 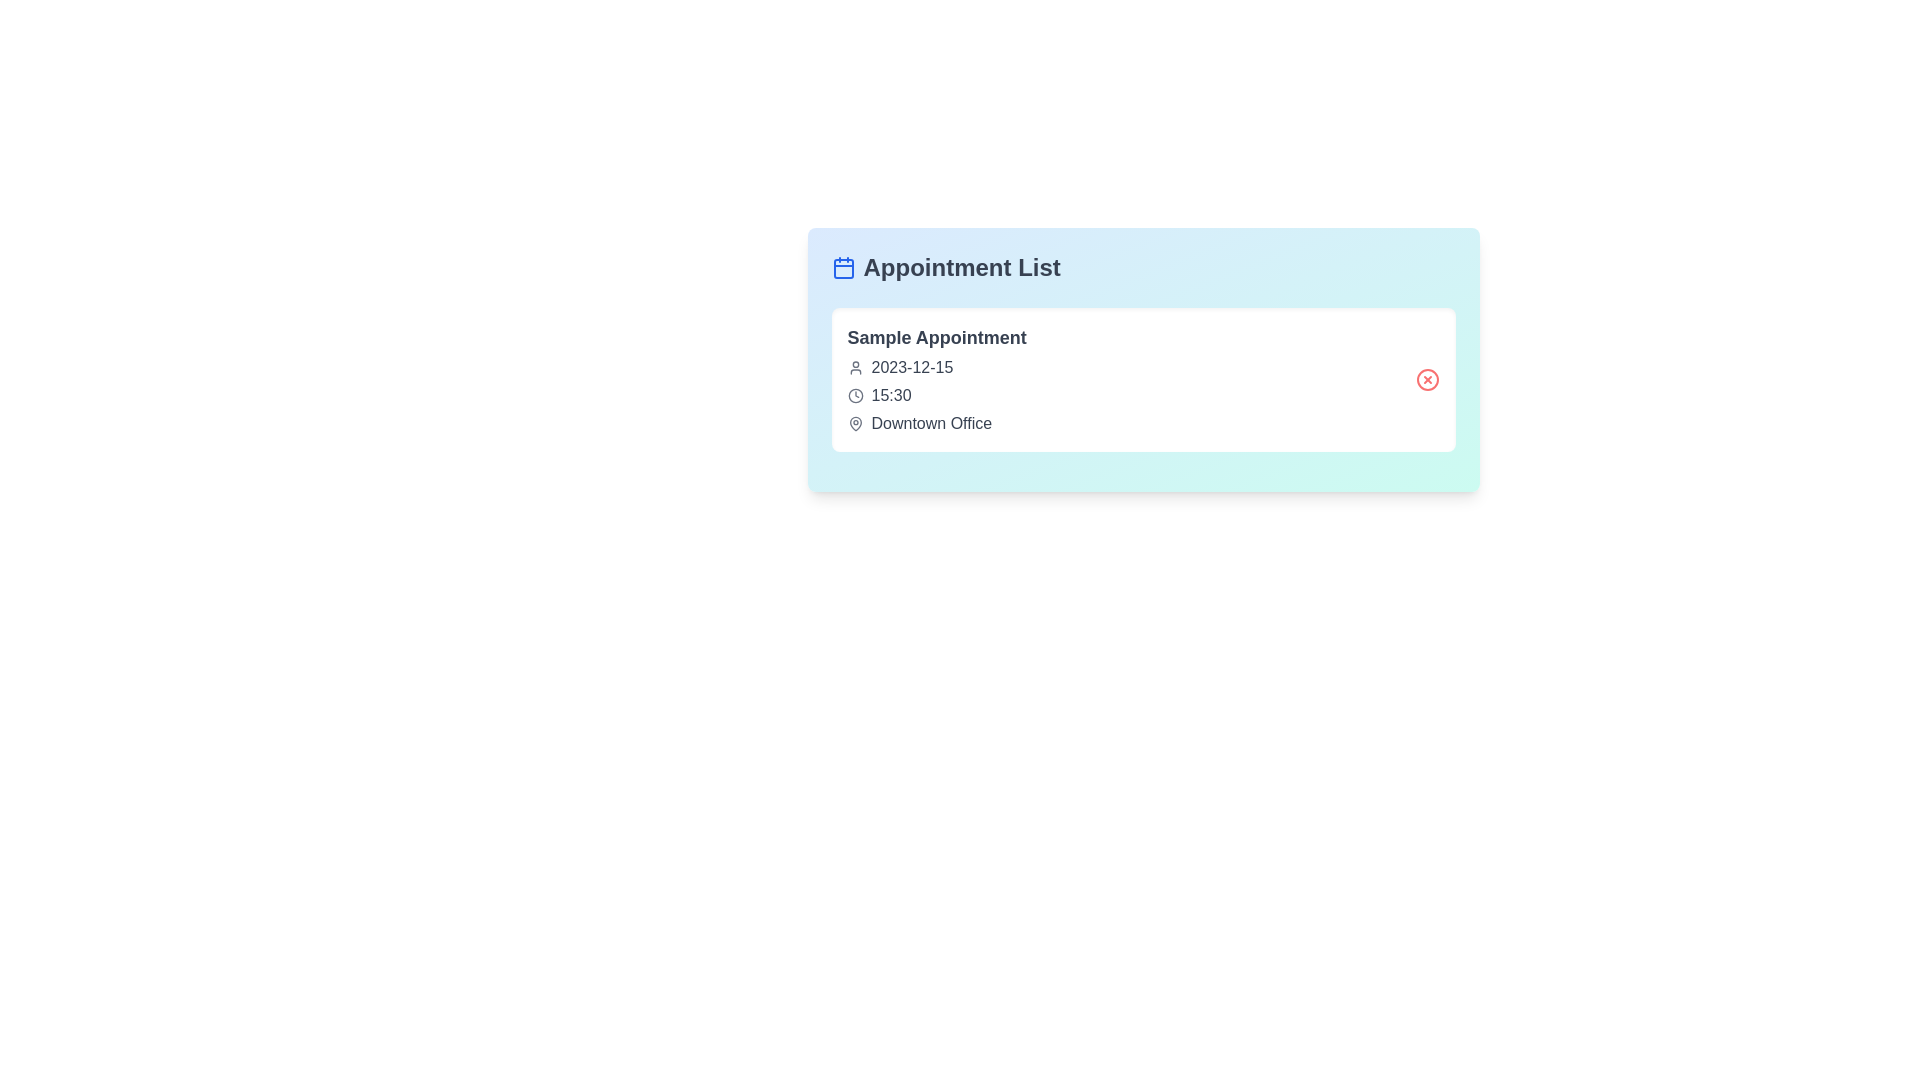 I want to click on date information displayed in the text element indicating the appointment date '2023-12-15', which is positioned below the title 'Sample Appointment', so click(x=936, y=367).